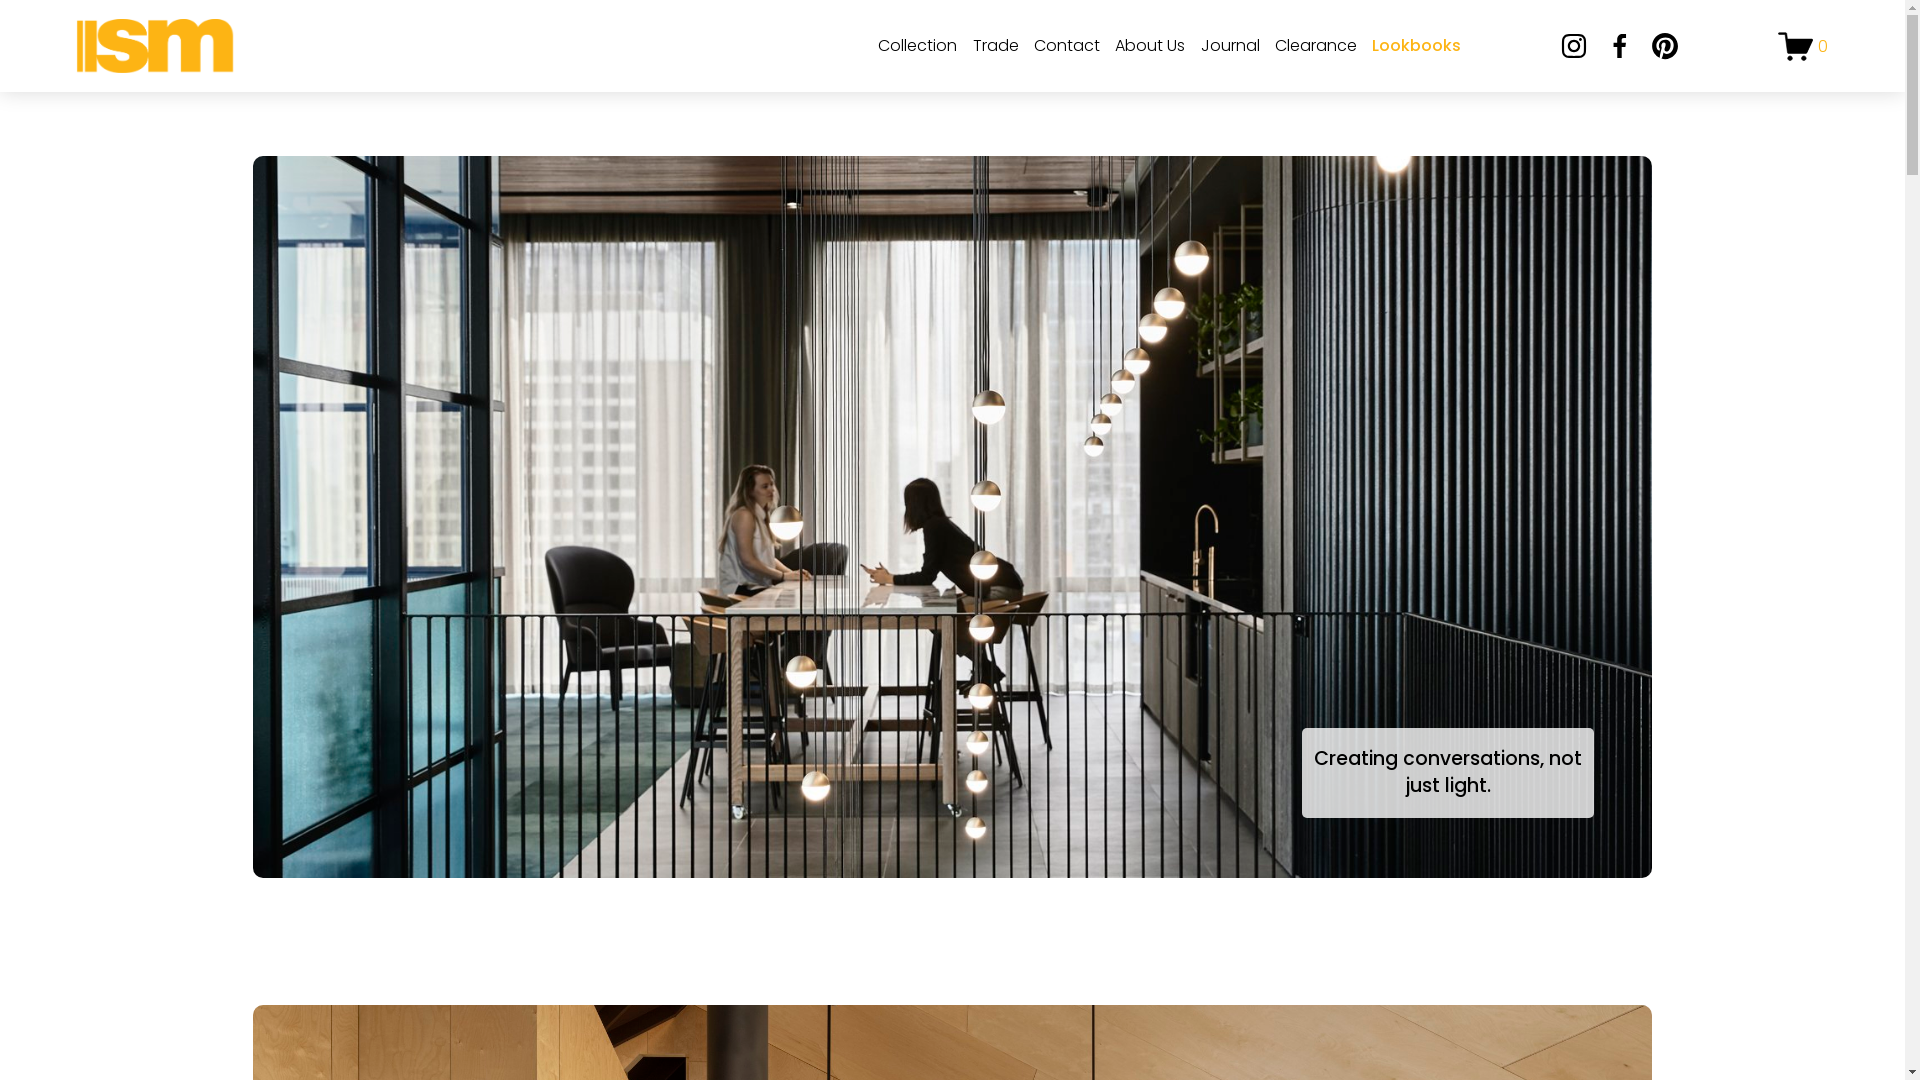 The height and width of the screenshot is (1080, 1920). I want to click on 'Trade', so click(996, 45).